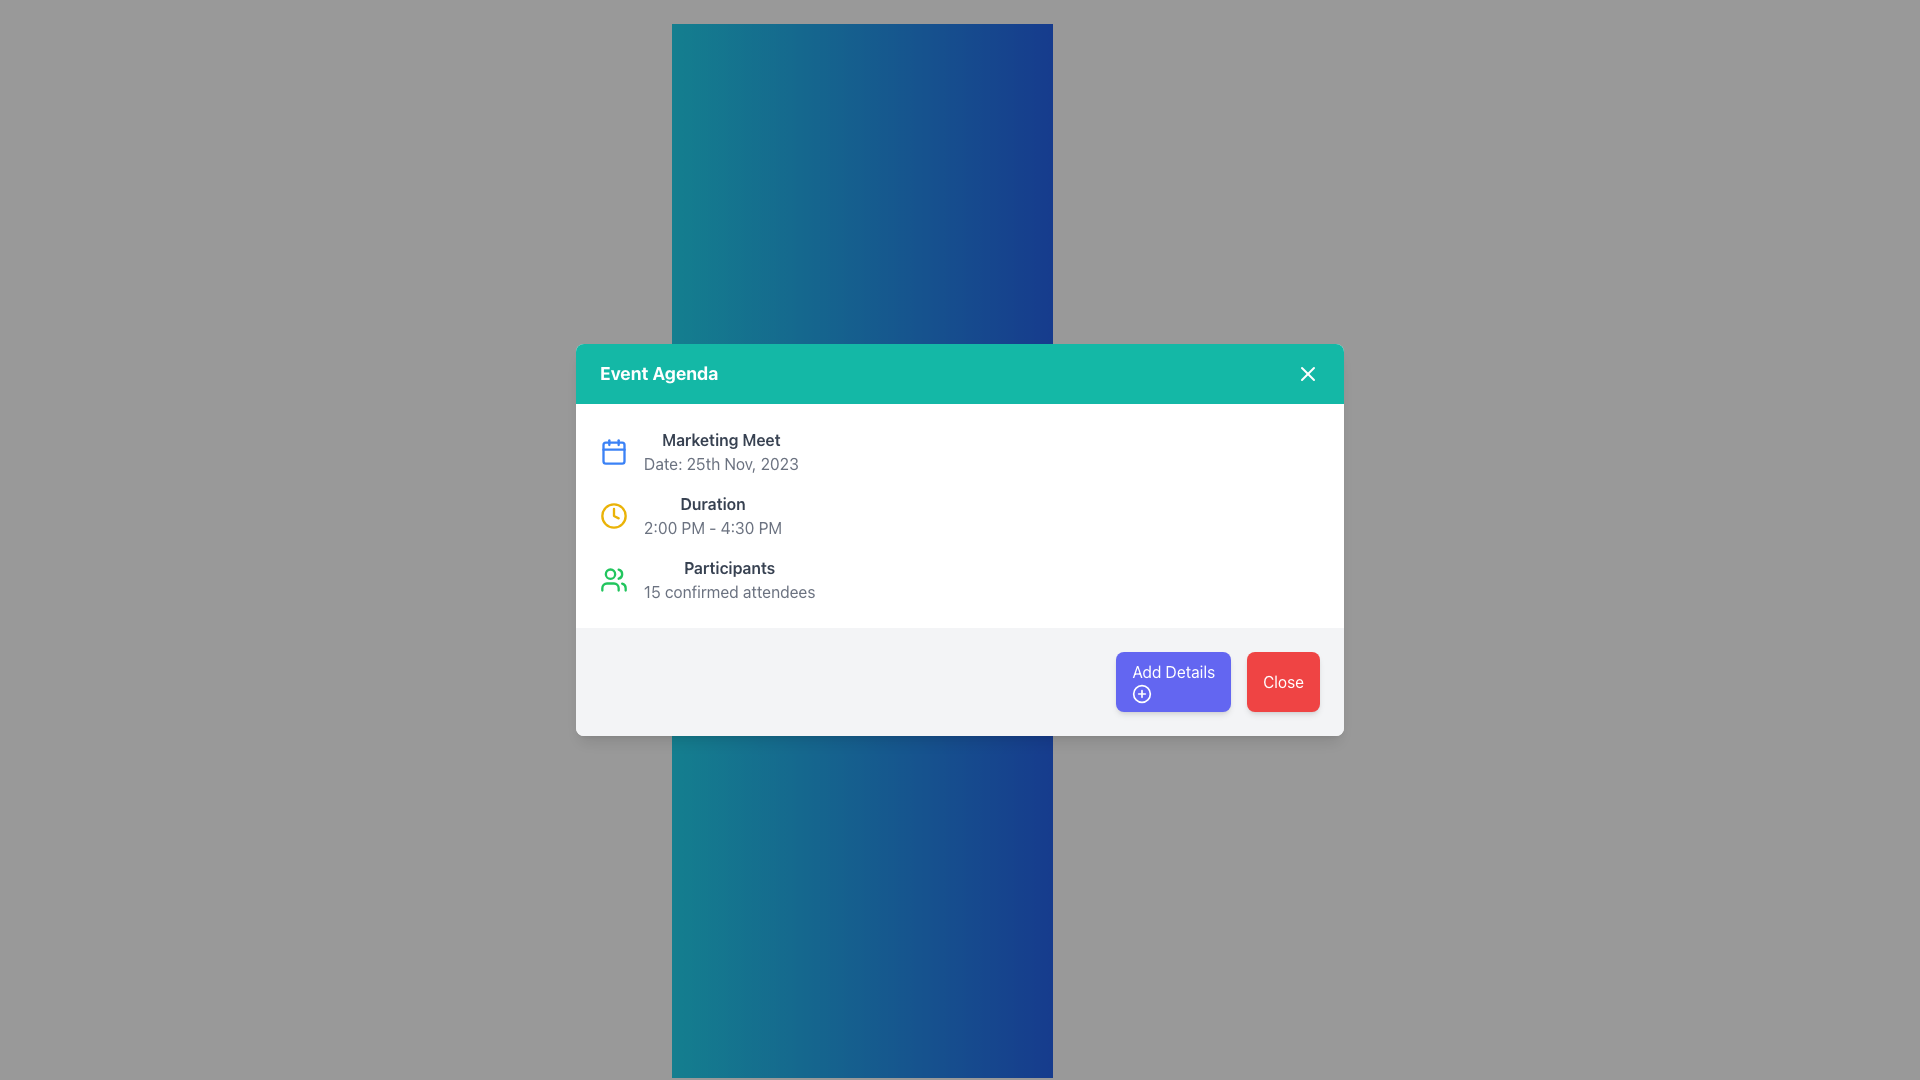 This screenshot has height=1080, width=1920. I want to click on the green user group icon located next to the text 'Participants' in the third row, aligned vertically in the middle, so click(613, 579).